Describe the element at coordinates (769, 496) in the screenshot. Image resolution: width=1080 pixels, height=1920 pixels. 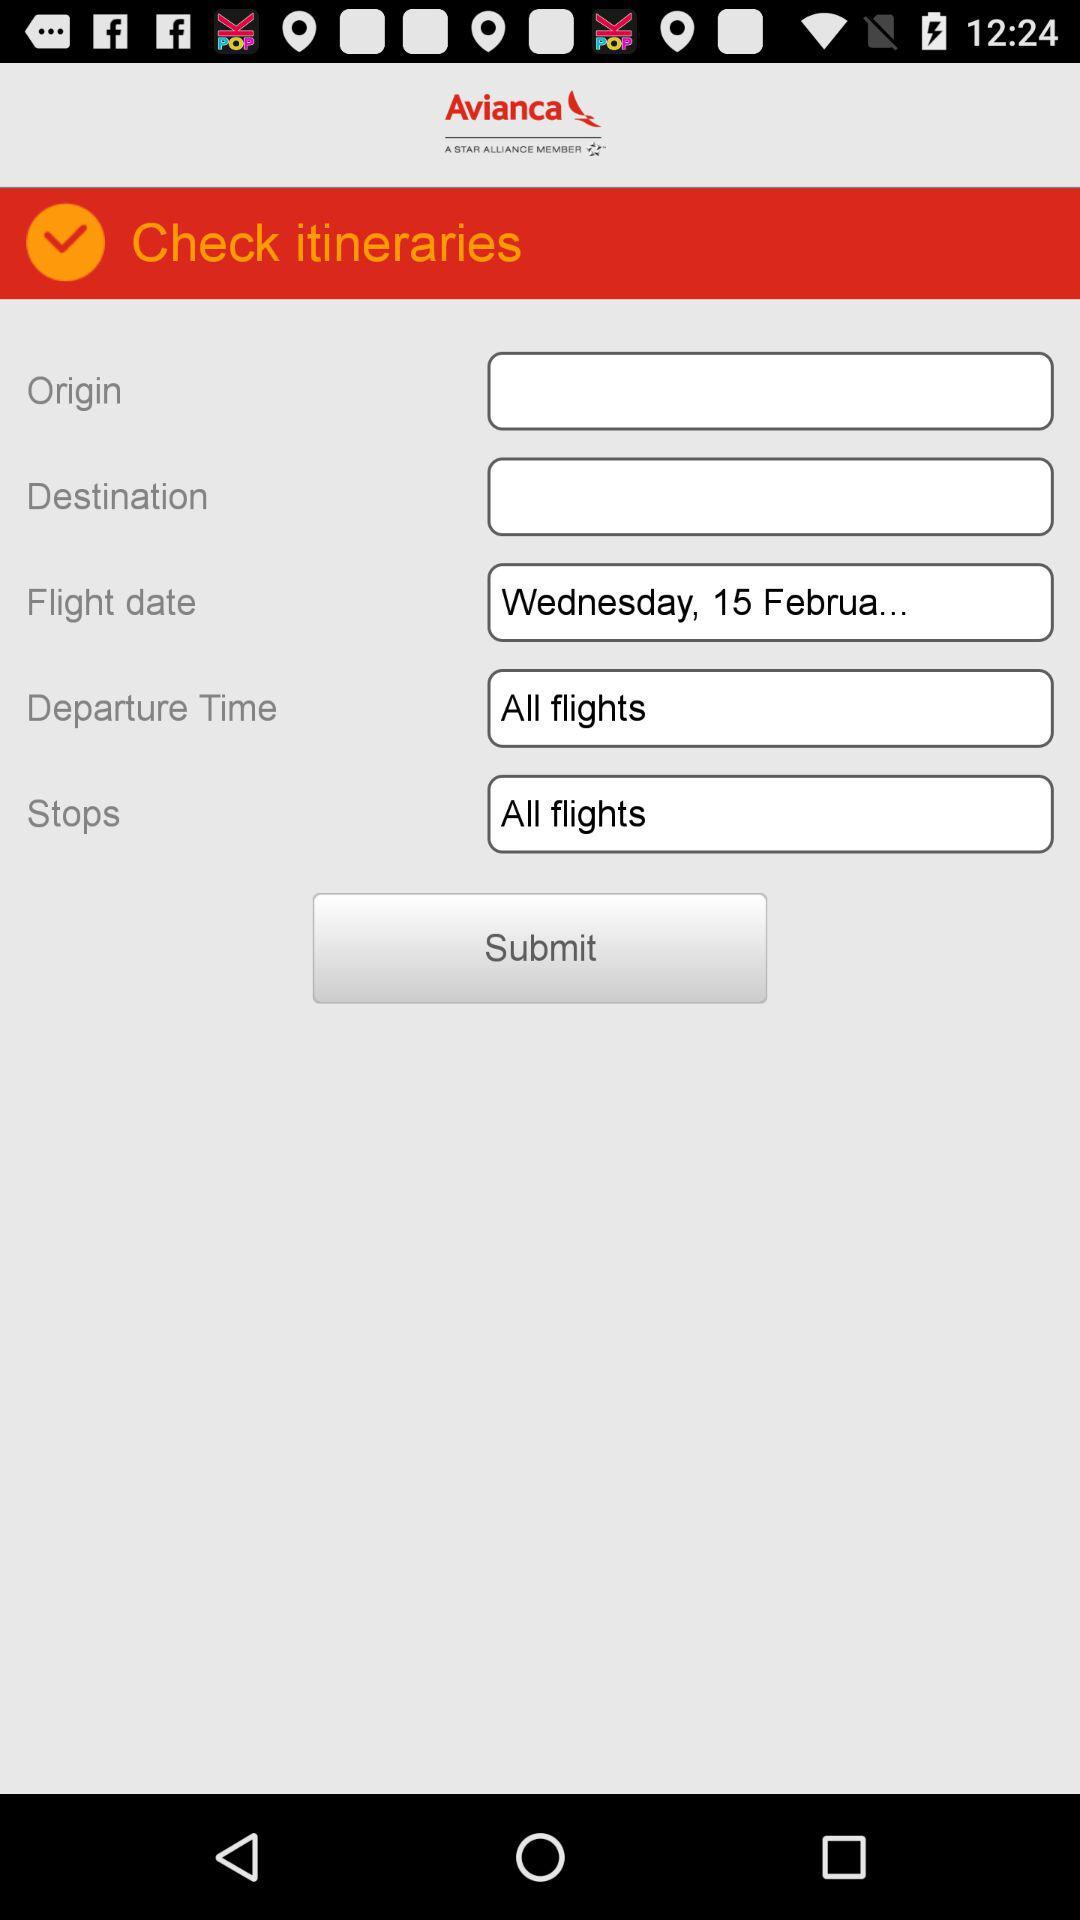
I see `the item next to the destination icon` at that location.